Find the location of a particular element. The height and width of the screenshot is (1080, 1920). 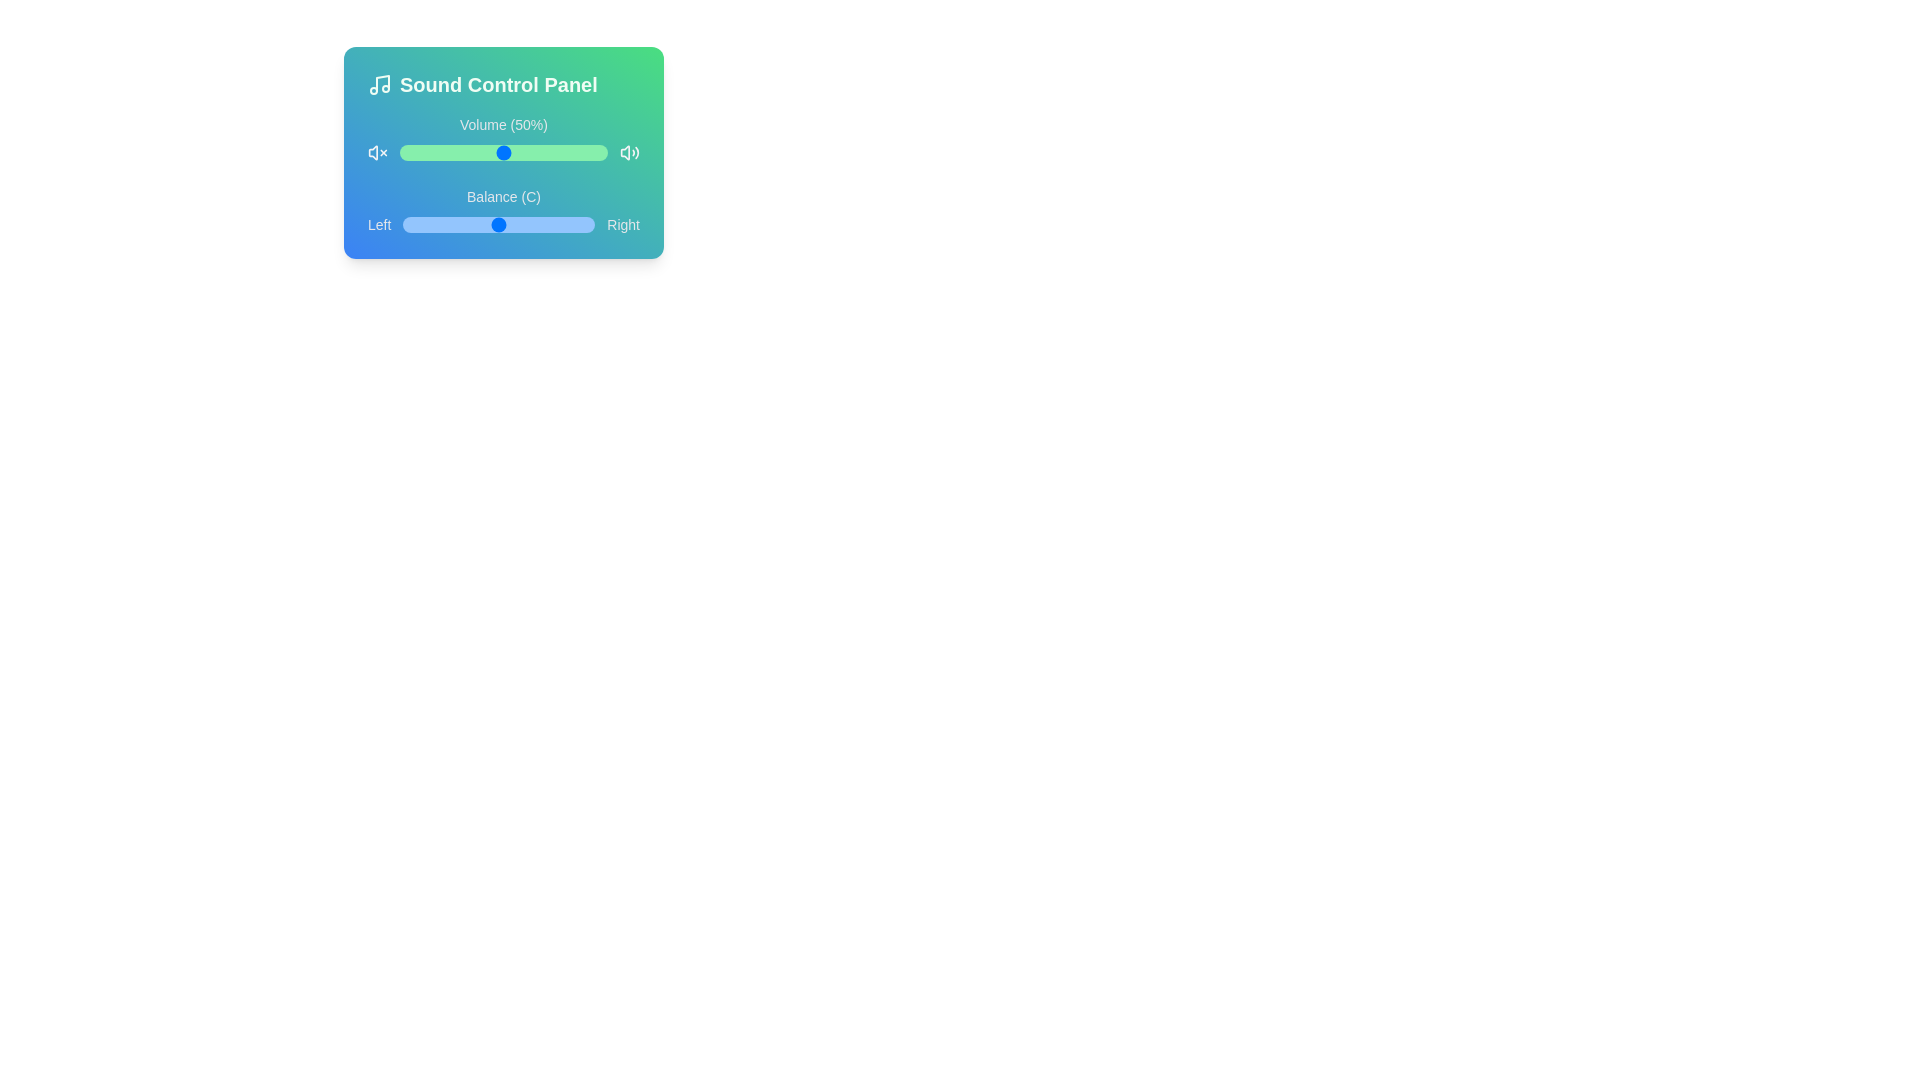

balance is located at coordinates (481, 224).